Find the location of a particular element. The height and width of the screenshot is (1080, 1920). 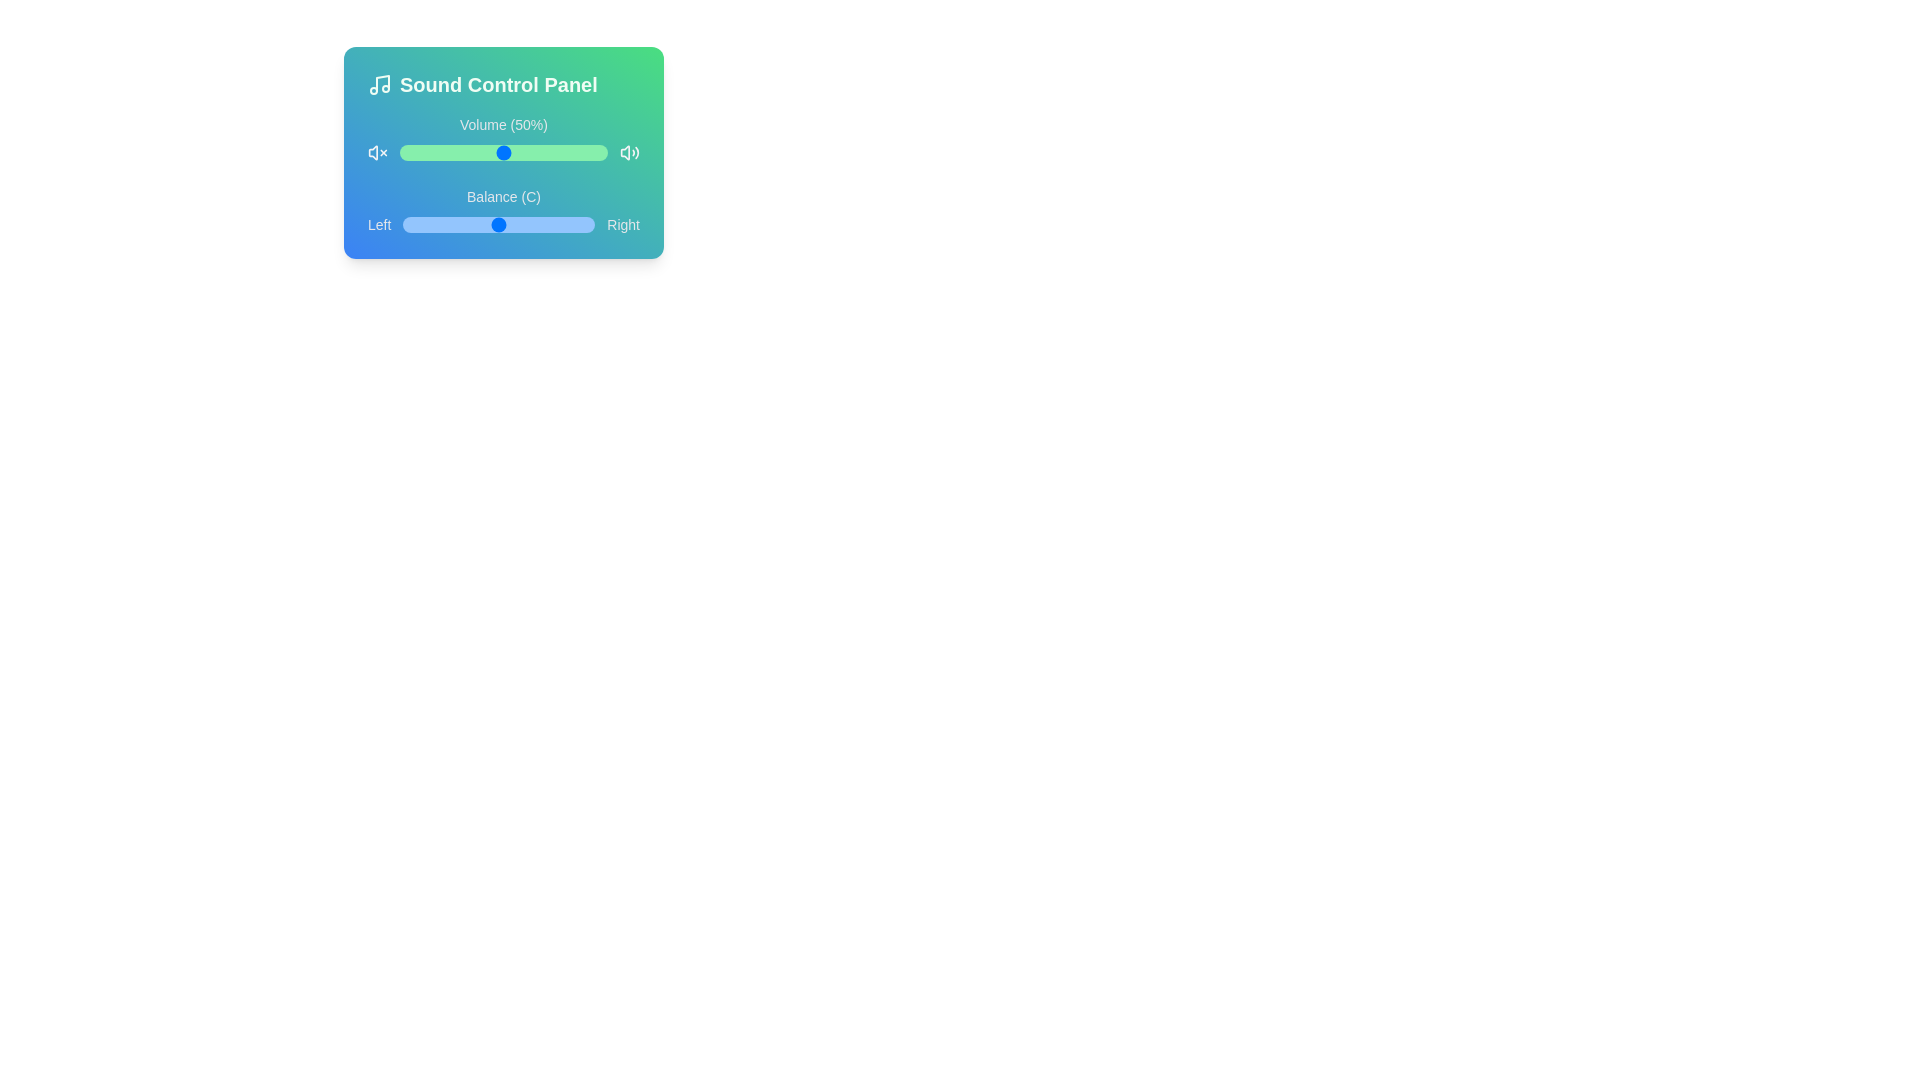

balance is located at coordinates (481, 224).